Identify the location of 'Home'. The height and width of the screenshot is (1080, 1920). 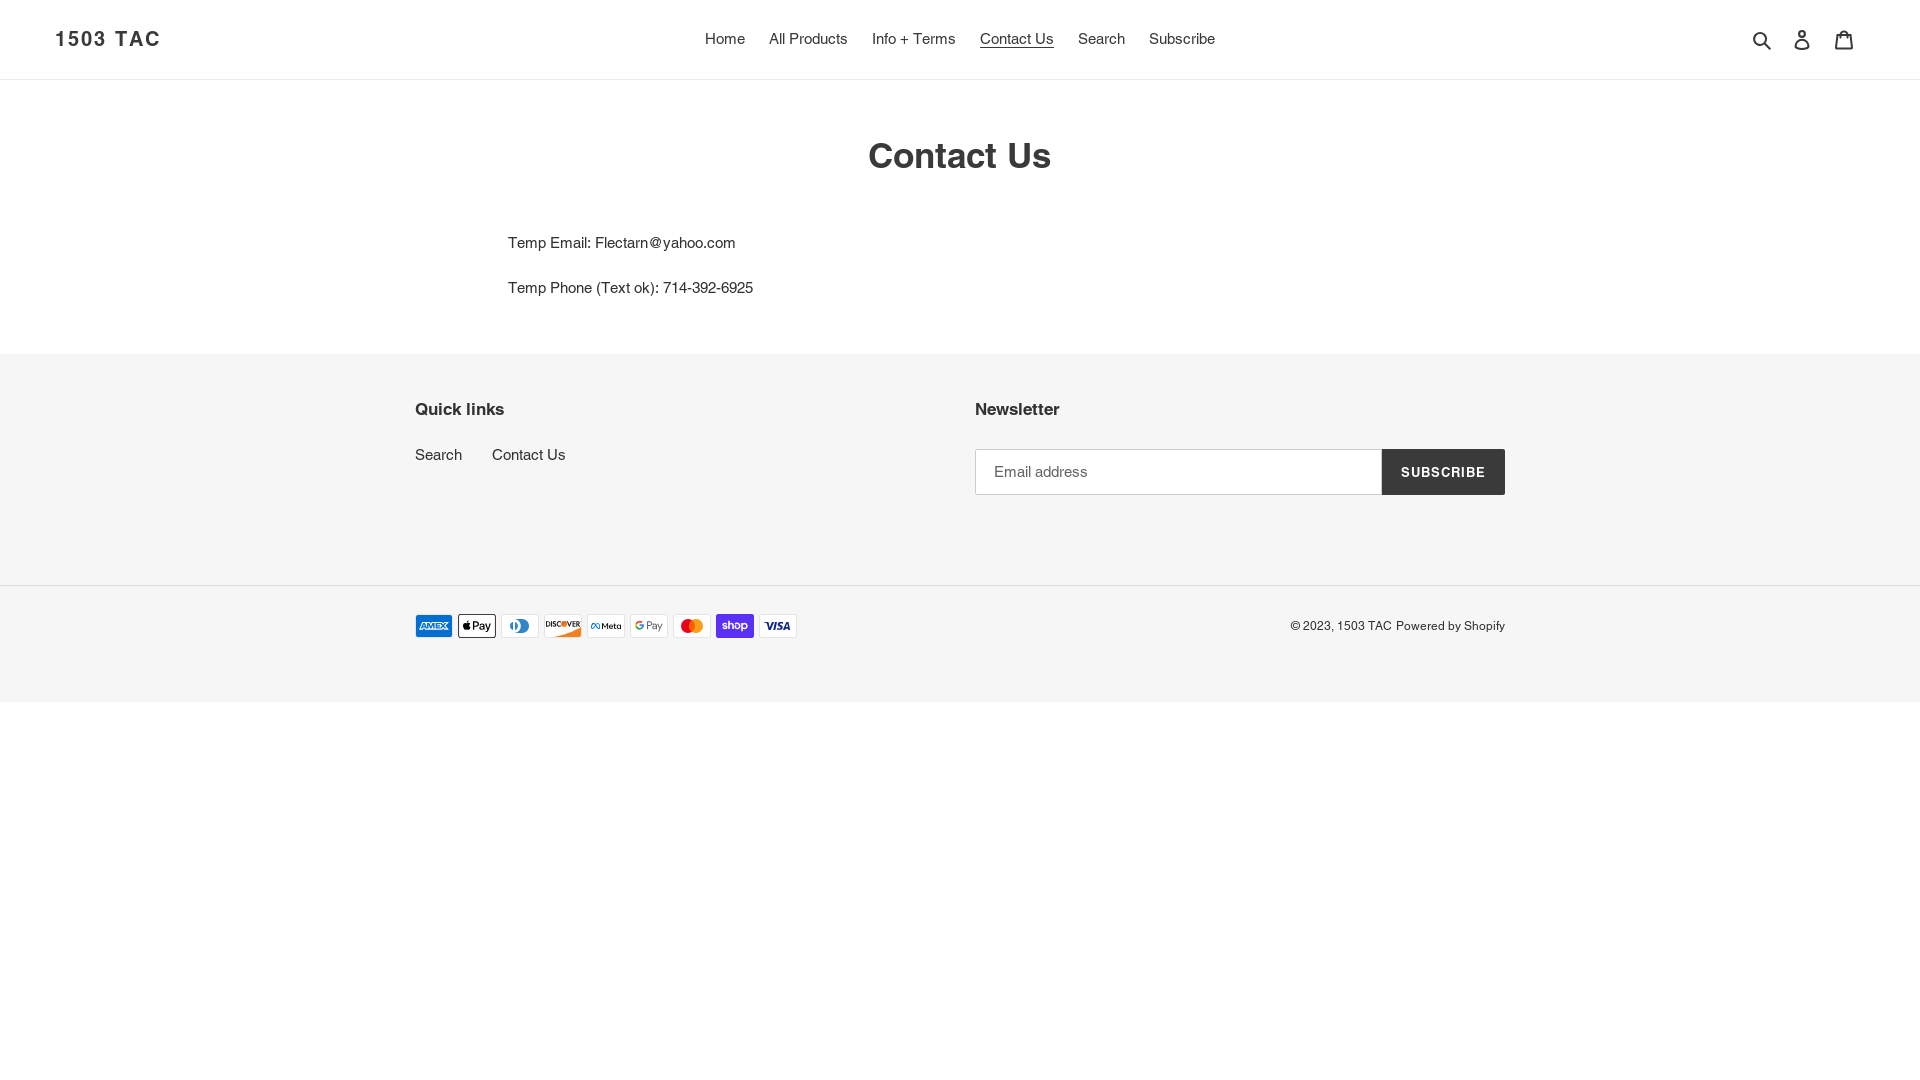
(695, 39).